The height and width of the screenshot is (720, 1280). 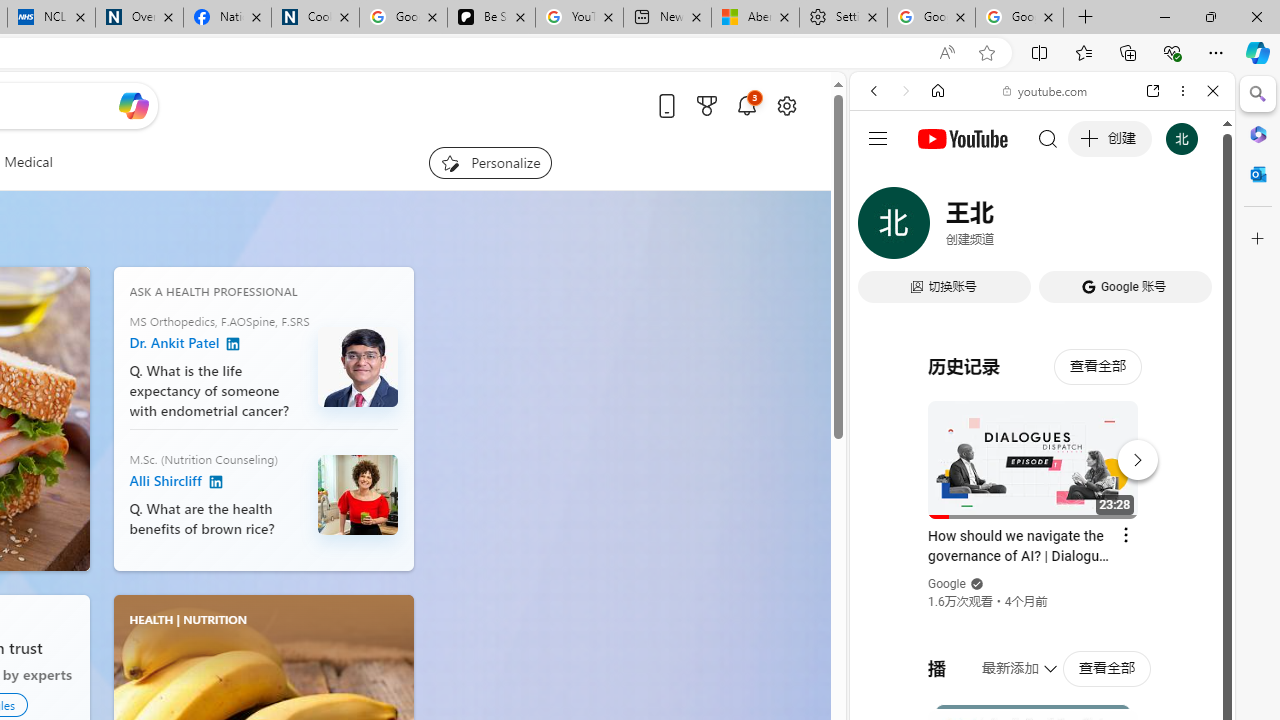 What do you see at coordinates (1257, 238) in the screenshot?
I see `'Close Customize pane'` at bounding box center [1257, 238].